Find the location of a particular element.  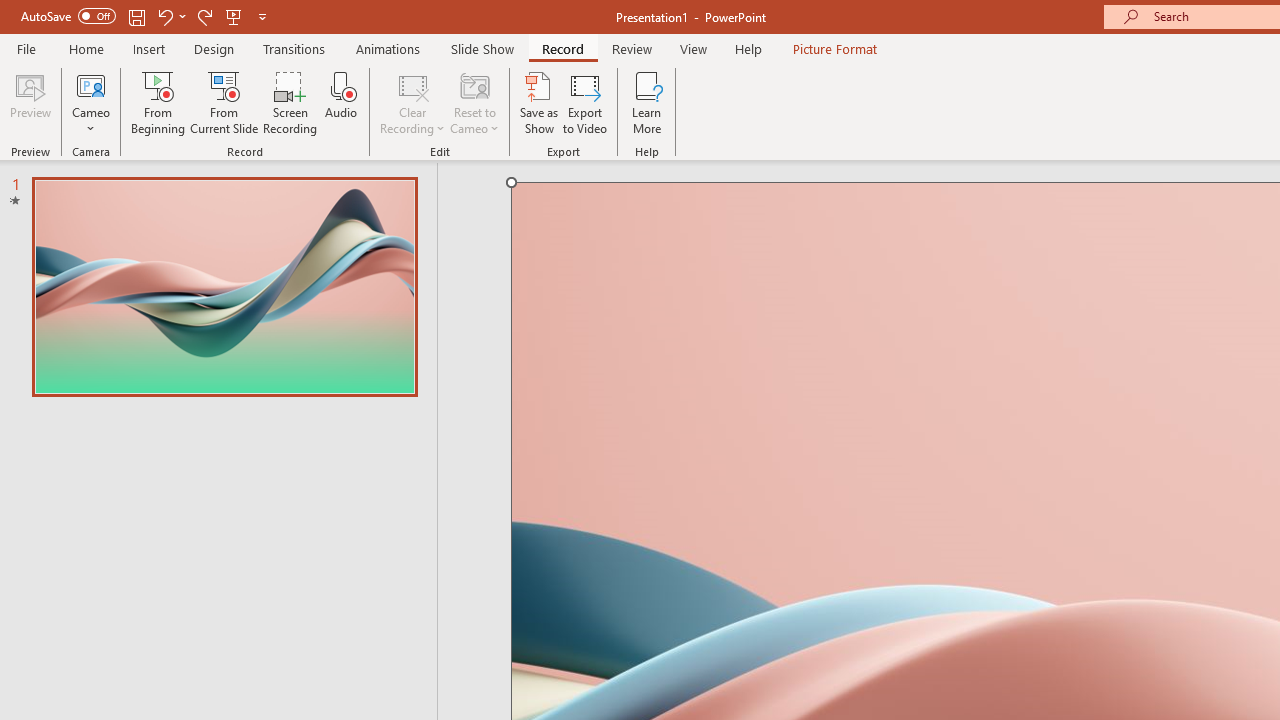

'Picture Format' is located at coordinates (835, 48).